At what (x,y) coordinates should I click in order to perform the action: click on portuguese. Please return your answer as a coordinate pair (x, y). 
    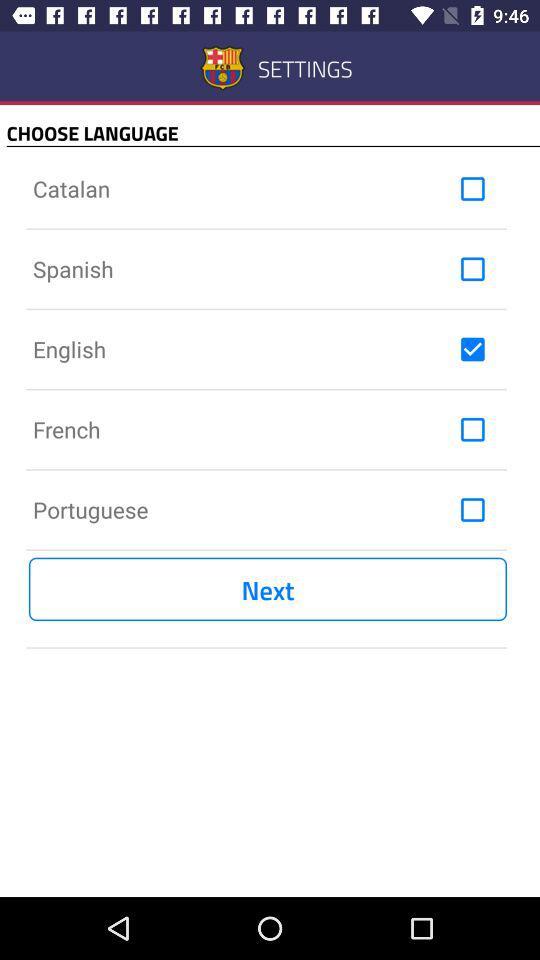
    Looking at the image, I should click on (472, 508).